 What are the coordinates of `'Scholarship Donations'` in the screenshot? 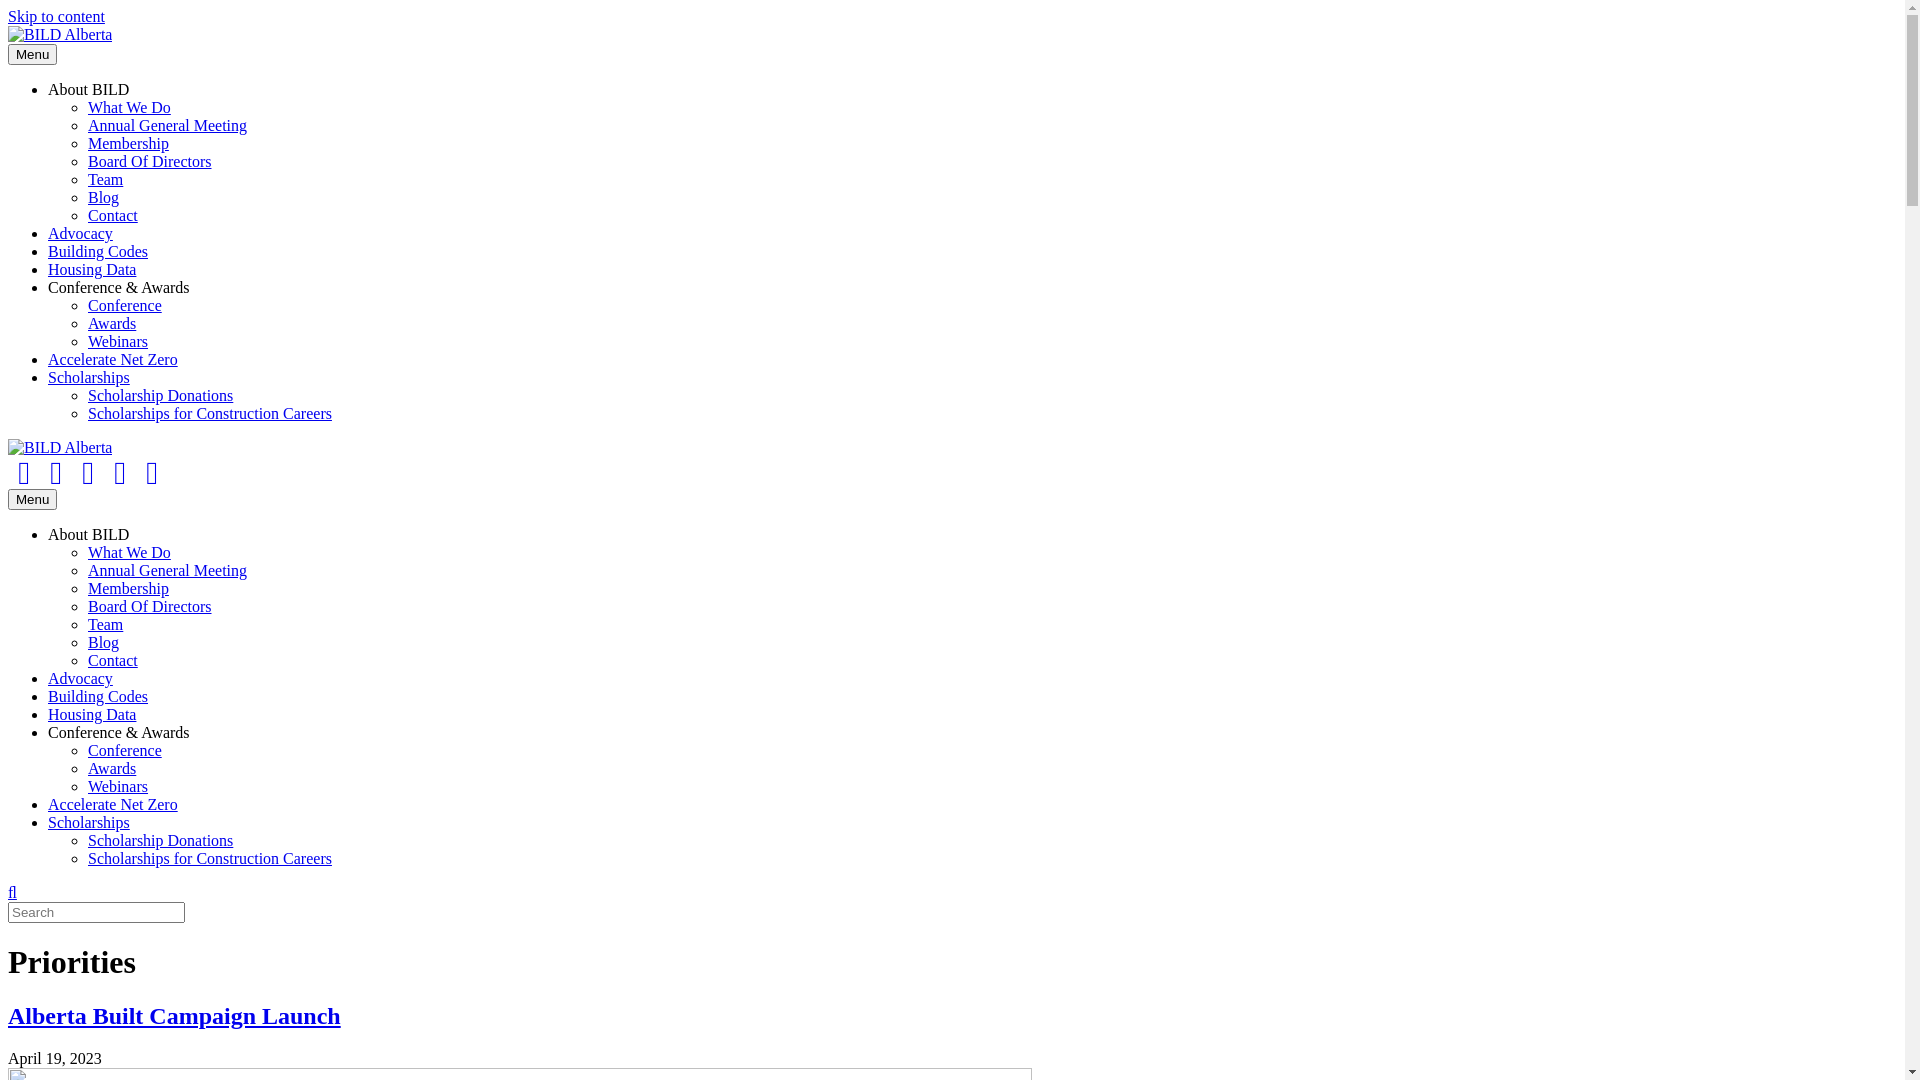 It's located at (160, 395).